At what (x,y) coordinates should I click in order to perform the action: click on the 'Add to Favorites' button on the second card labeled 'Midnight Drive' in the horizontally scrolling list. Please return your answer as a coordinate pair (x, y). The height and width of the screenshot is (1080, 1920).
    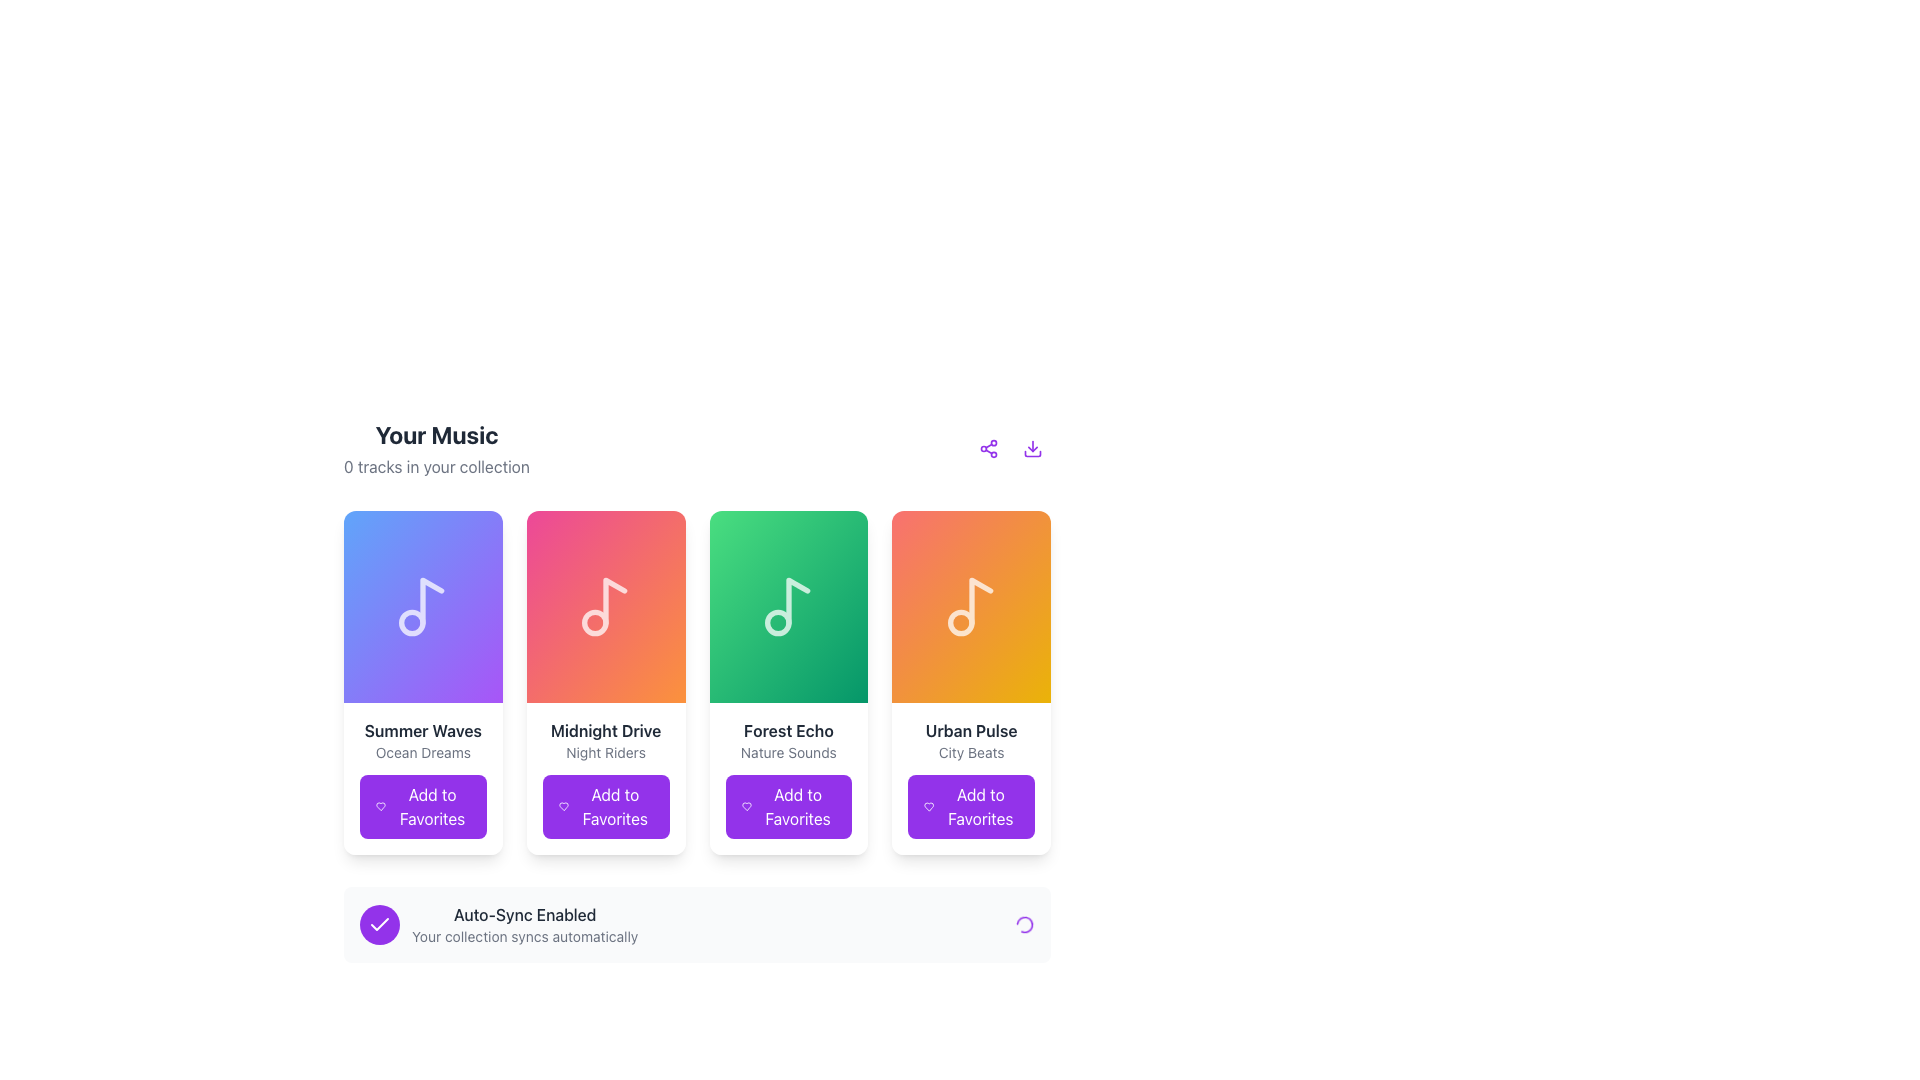
    Looking at the image, I should click on (605, 805).